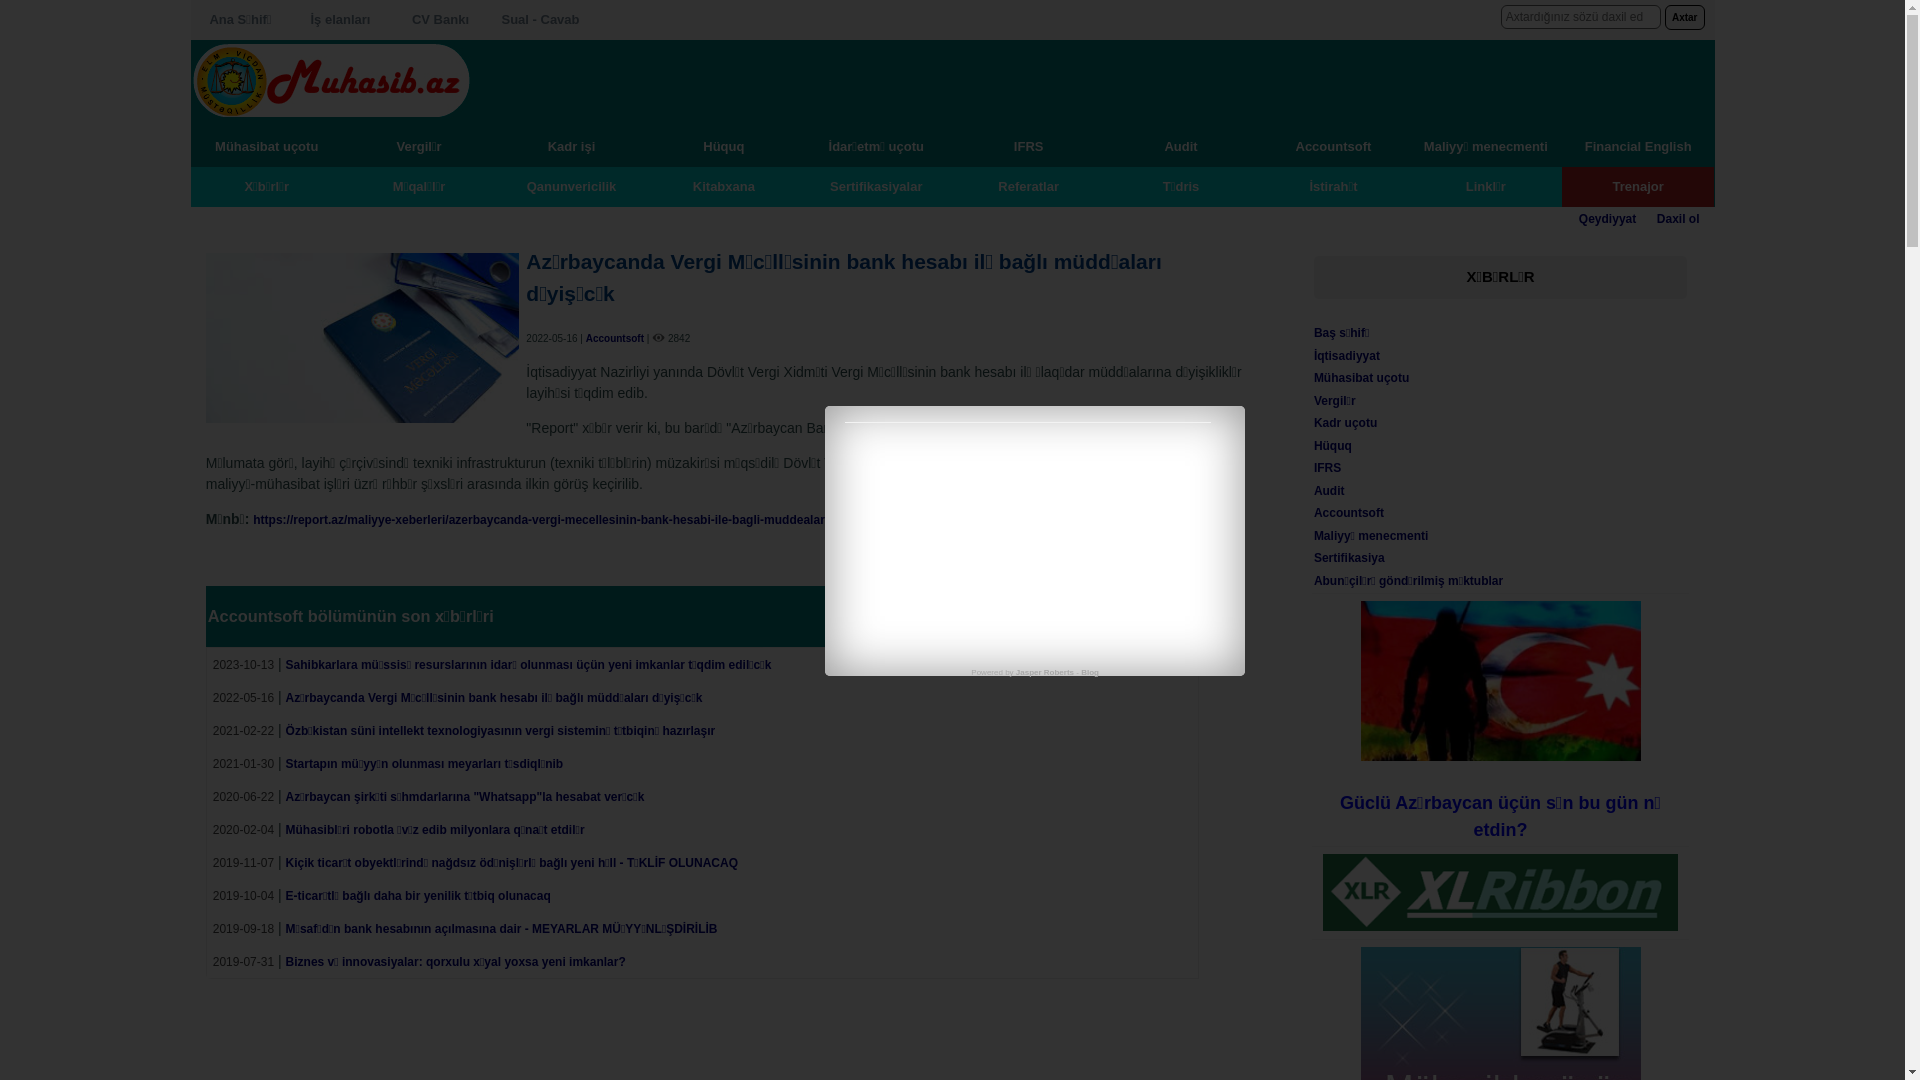 The image size is (1920, 1080). I want to click on 'Sual - Cavab', so click(539, 19).